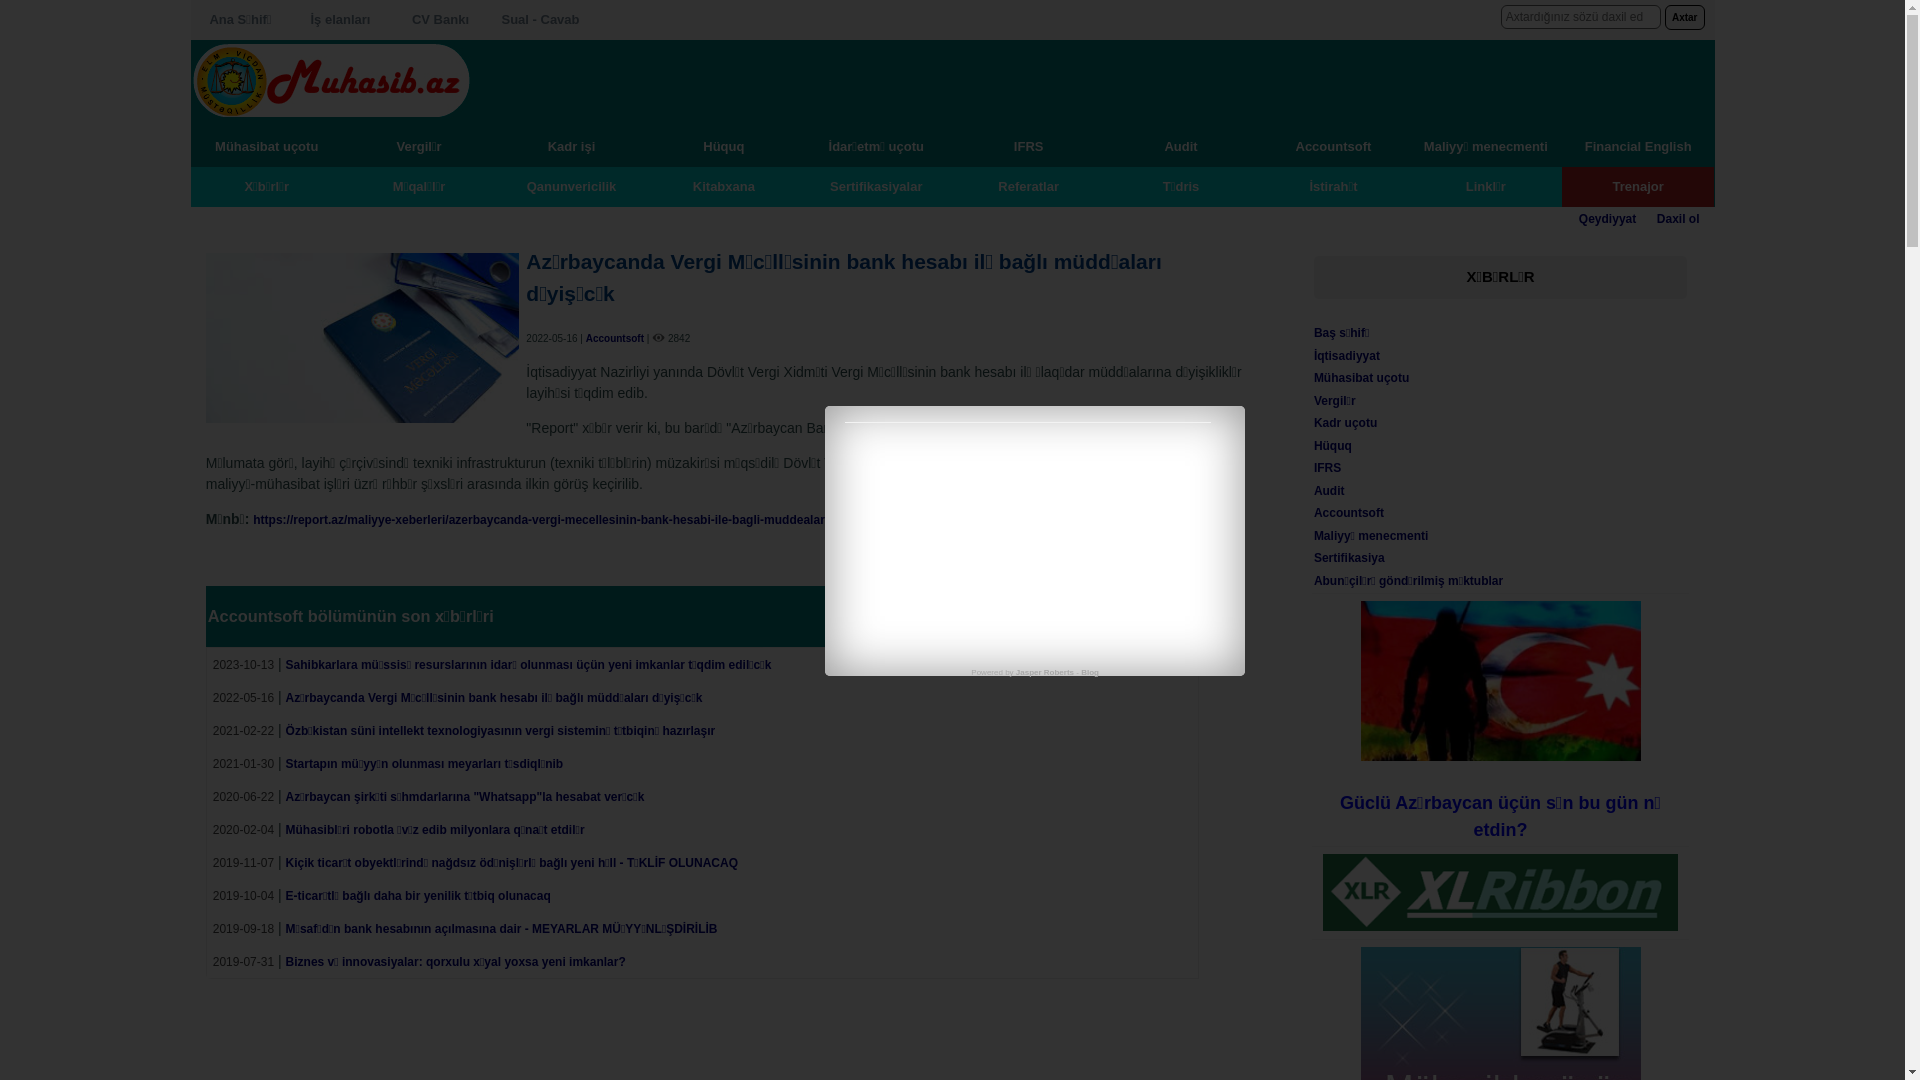 The image size is (1920, 1080). I want to click on 'Sual - Cavab', so click(539, 19).